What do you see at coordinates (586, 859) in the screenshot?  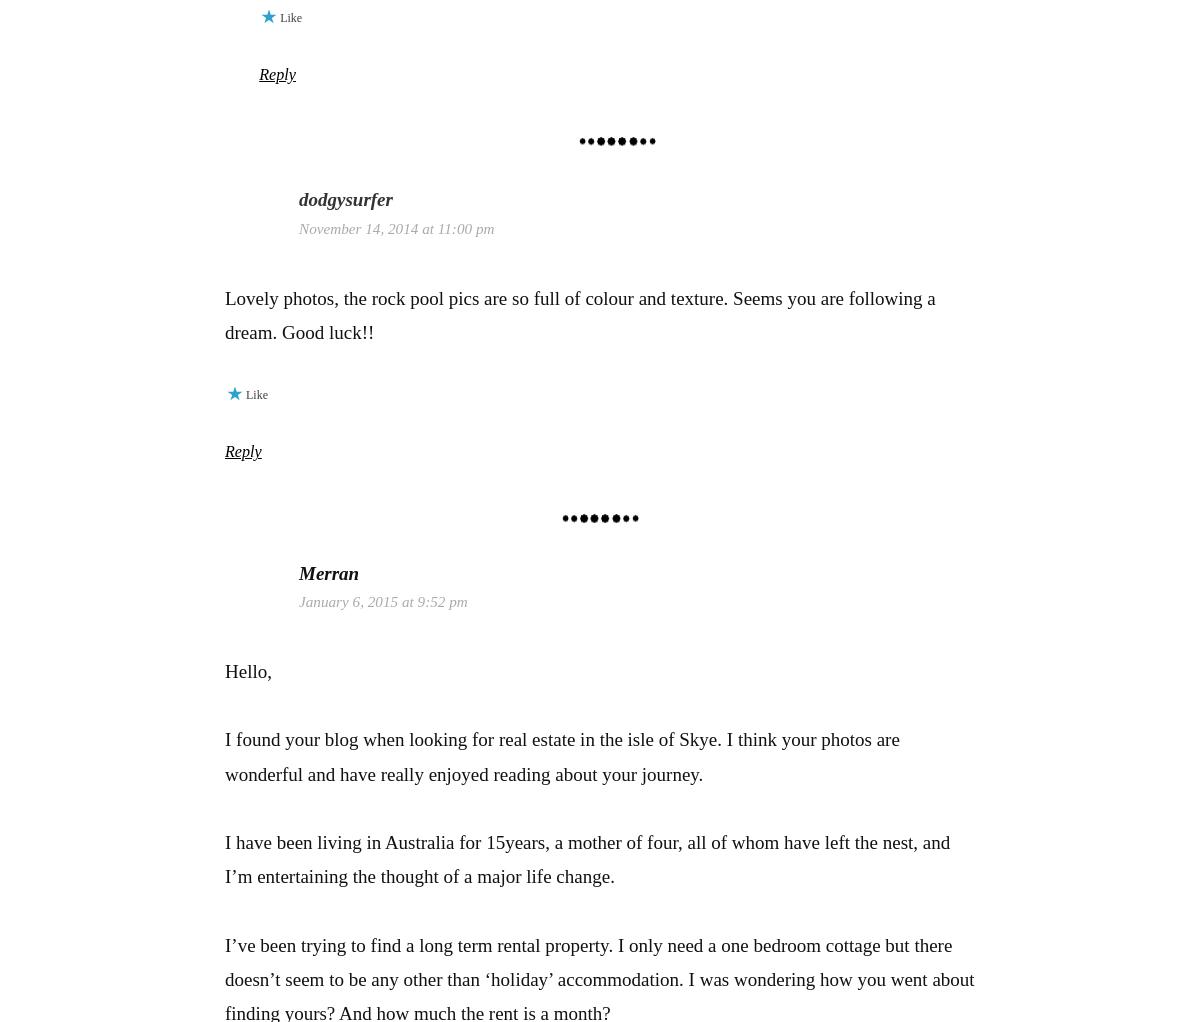 I see `'I have been living in Australia for 15years, a mother of four, all of whom have left the nest, and I’m entertaining the thought of a major life change.'` at bounding box center [586, 859].